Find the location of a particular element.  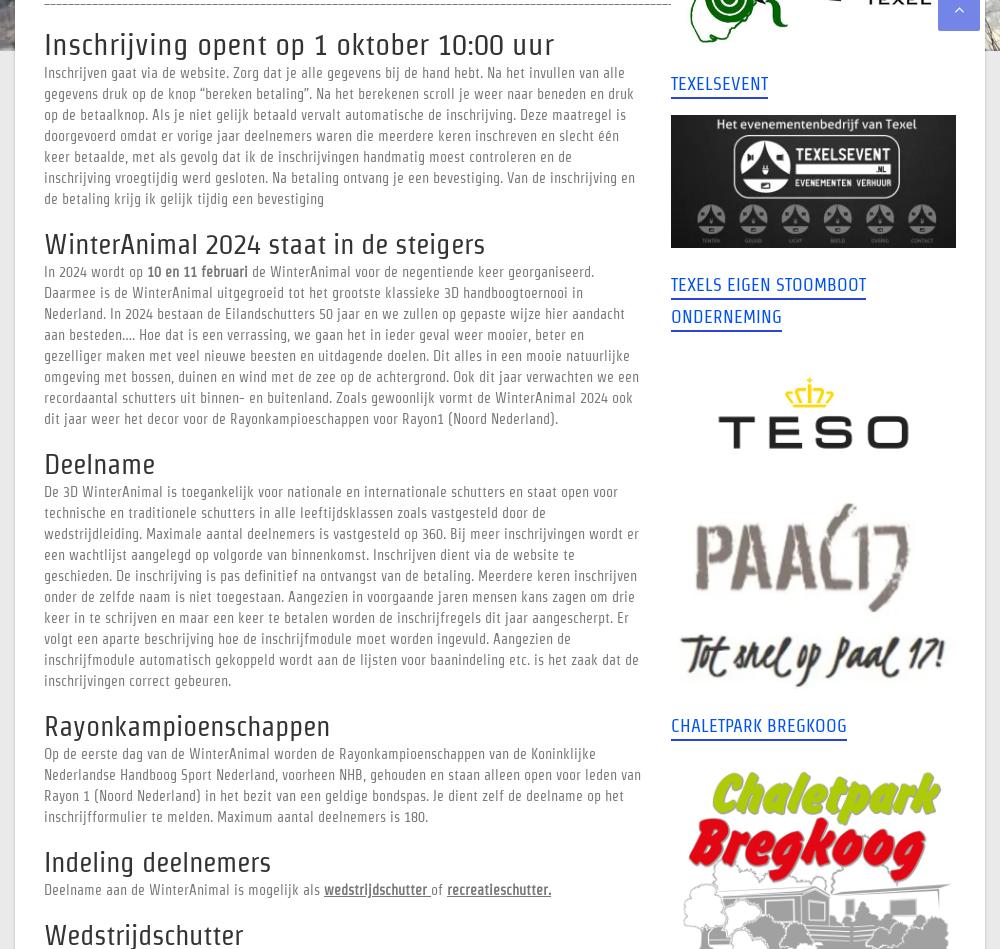

'Op de eerste dag van de WinterAnimal worden de Rayonkampioenschappen van de Koninklijke Nederlandse Handboog Sport Nederland, voorheen NHB, gehouden en staan alleen open voor leden van Rayon 1 (Noord Nederland) in het bezit van een geldige bondspas. Je dient zelf de deelname op het inschrijfformulier te melden. Maximum aantal deelnemers is 180.' is located at coordinates (341, 785).